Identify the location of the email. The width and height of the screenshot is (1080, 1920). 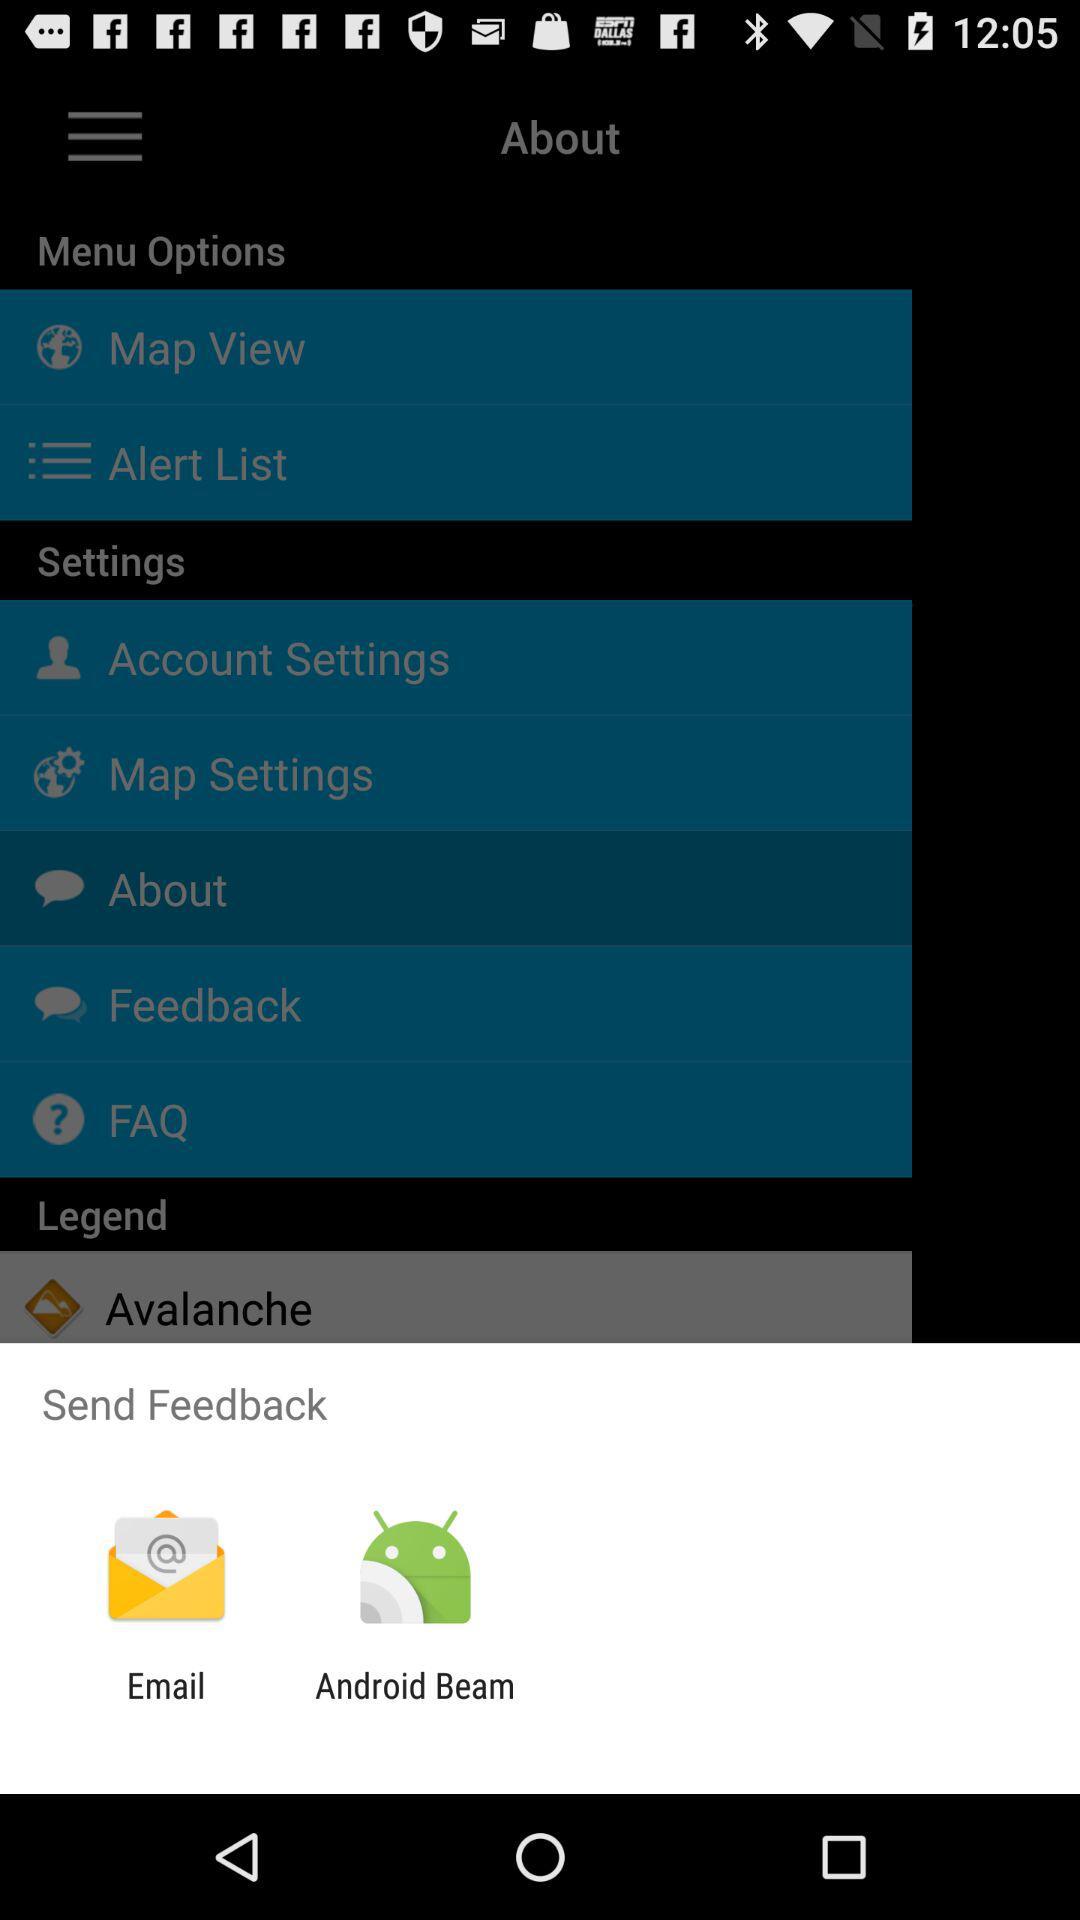
(165, 1705).